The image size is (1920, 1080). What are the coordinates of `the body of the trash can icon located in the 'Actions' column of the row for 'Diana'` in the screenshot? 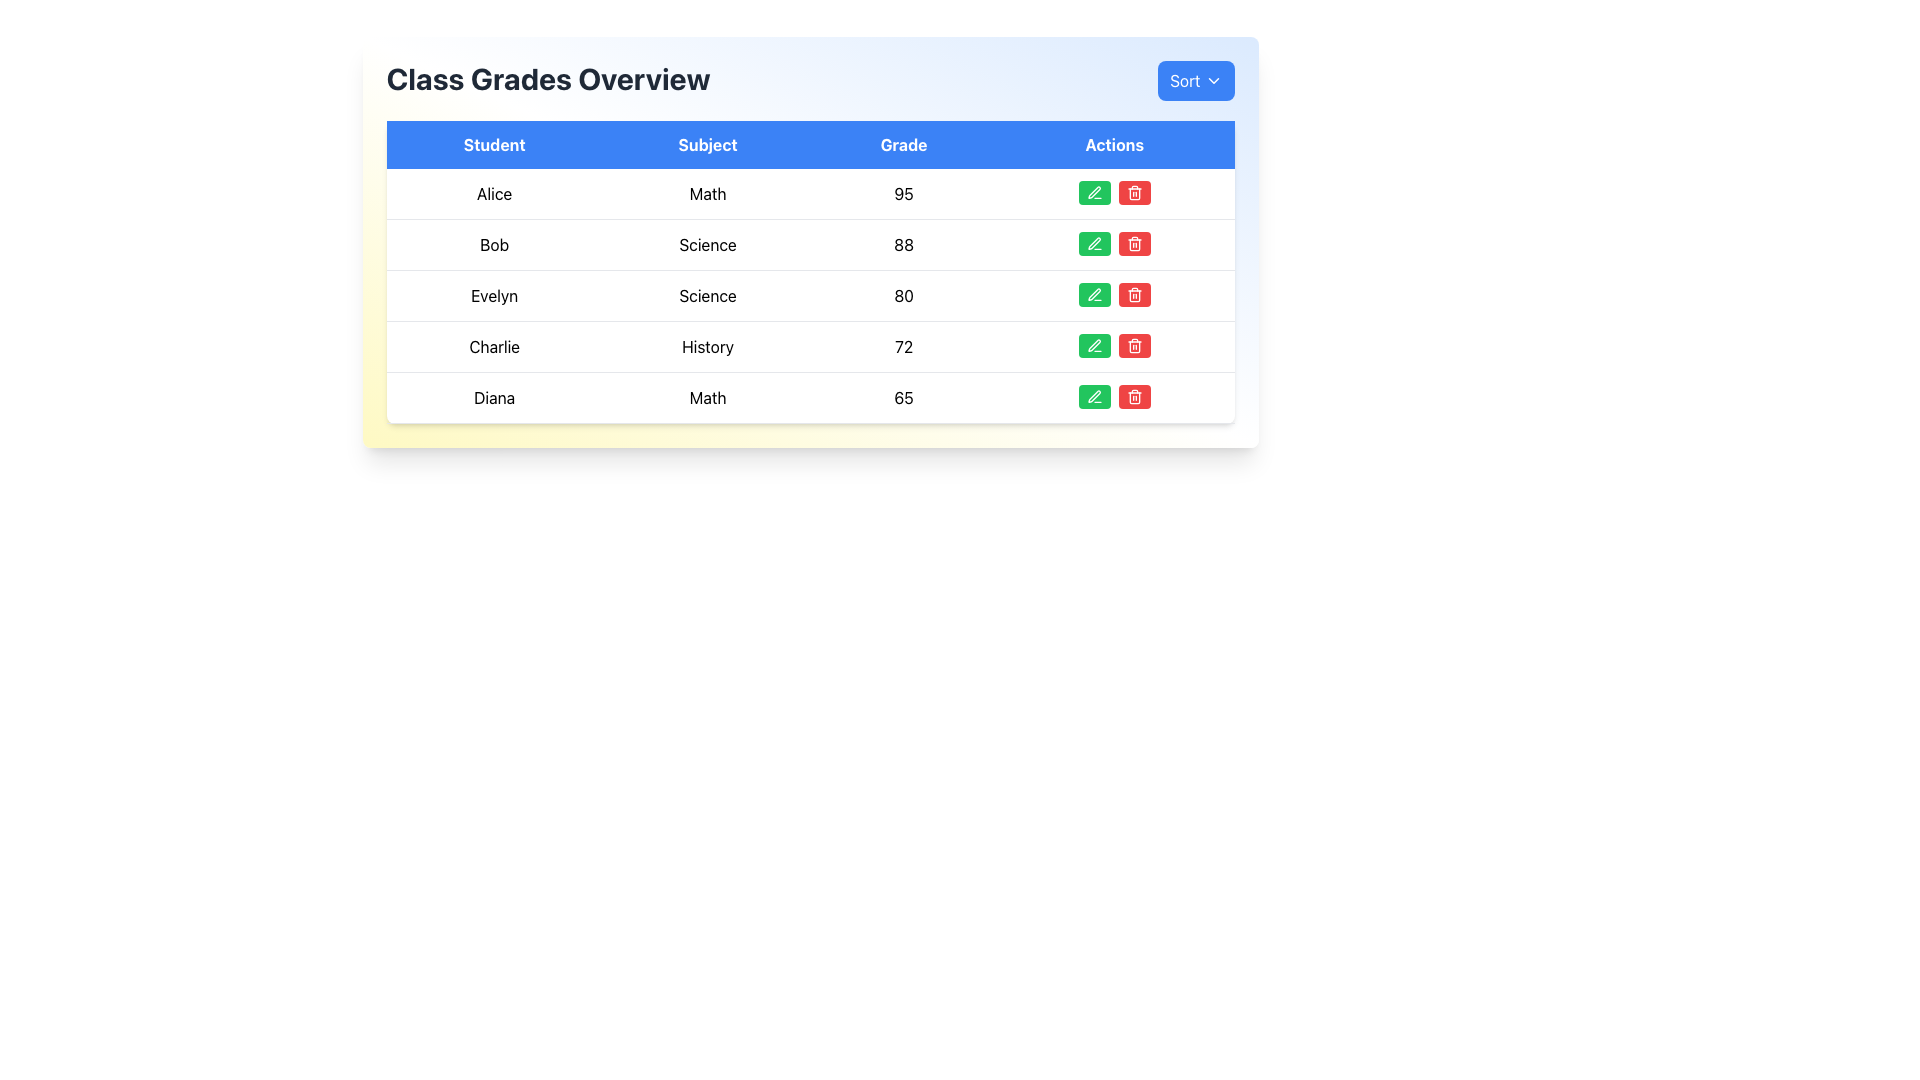 It's located at (1134, 194).